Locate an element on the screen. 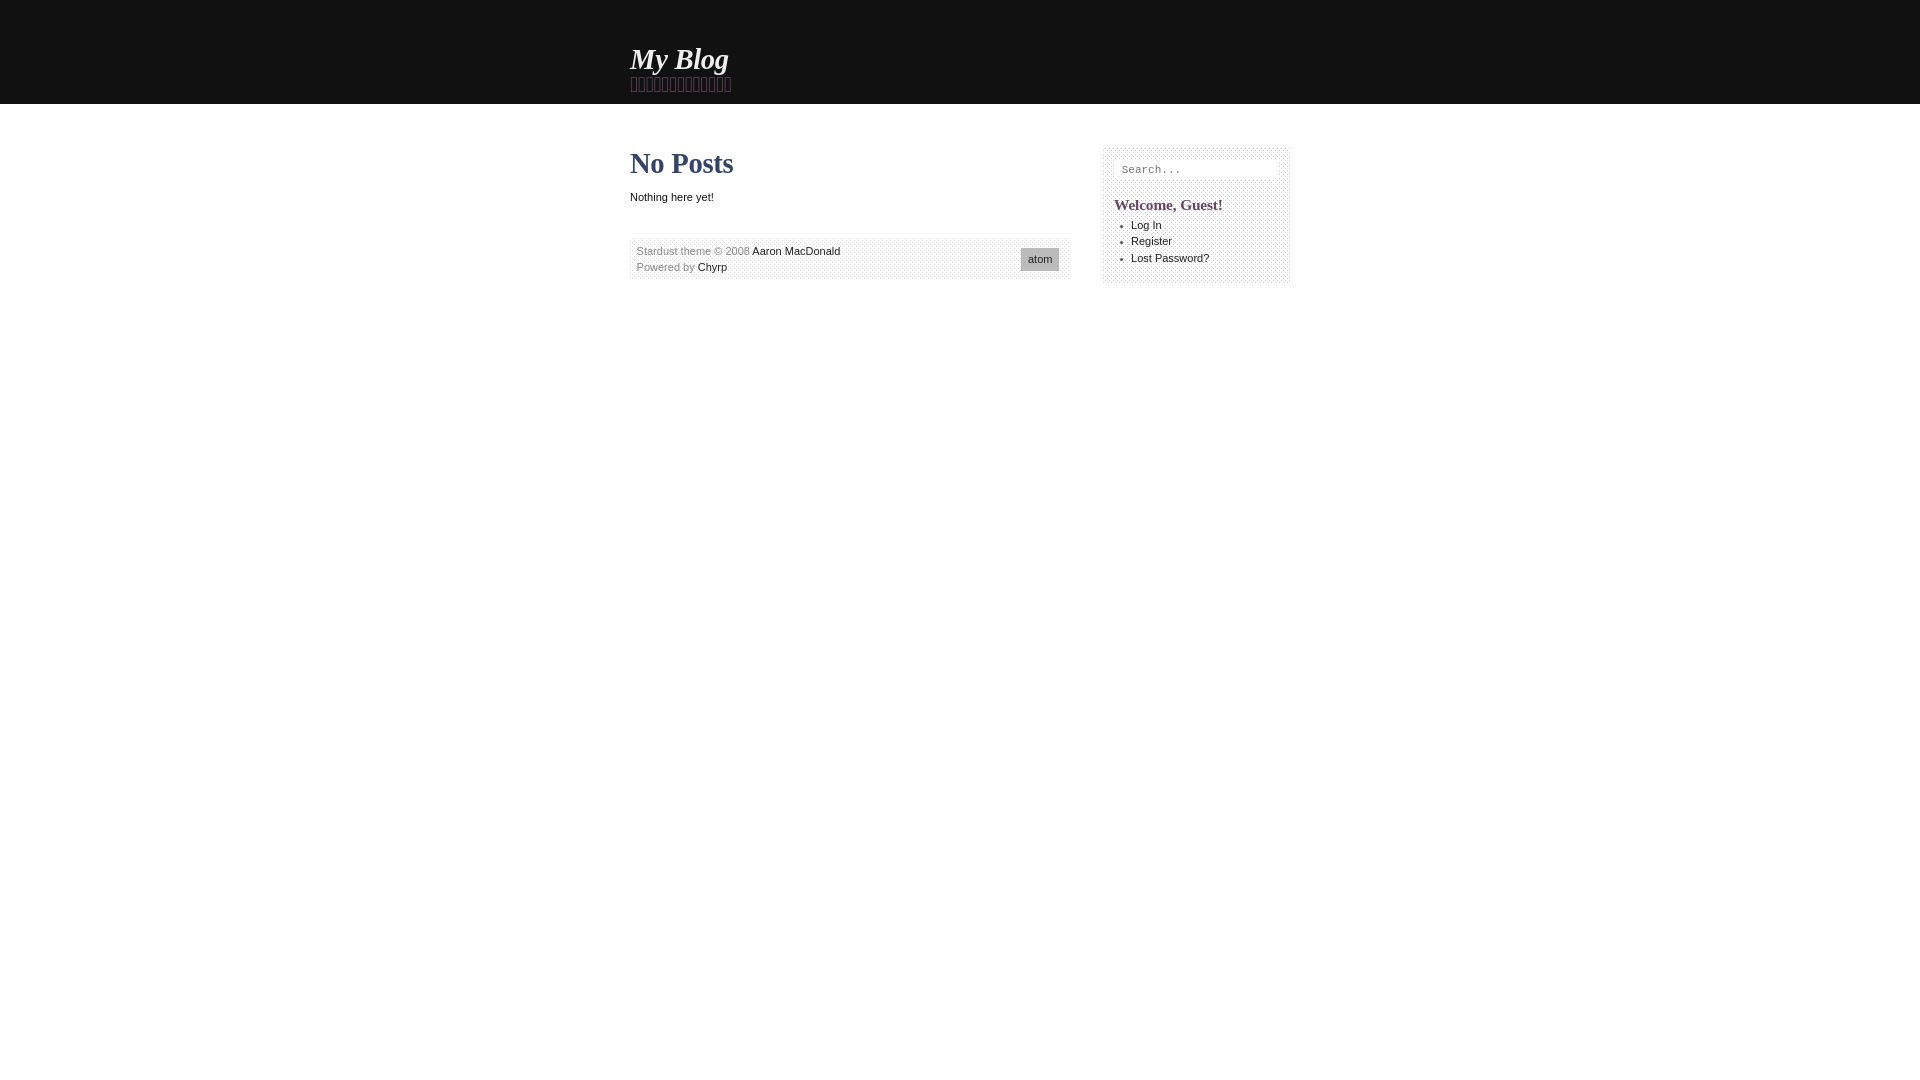  'My Blog' is located at coordinates (679, 58).